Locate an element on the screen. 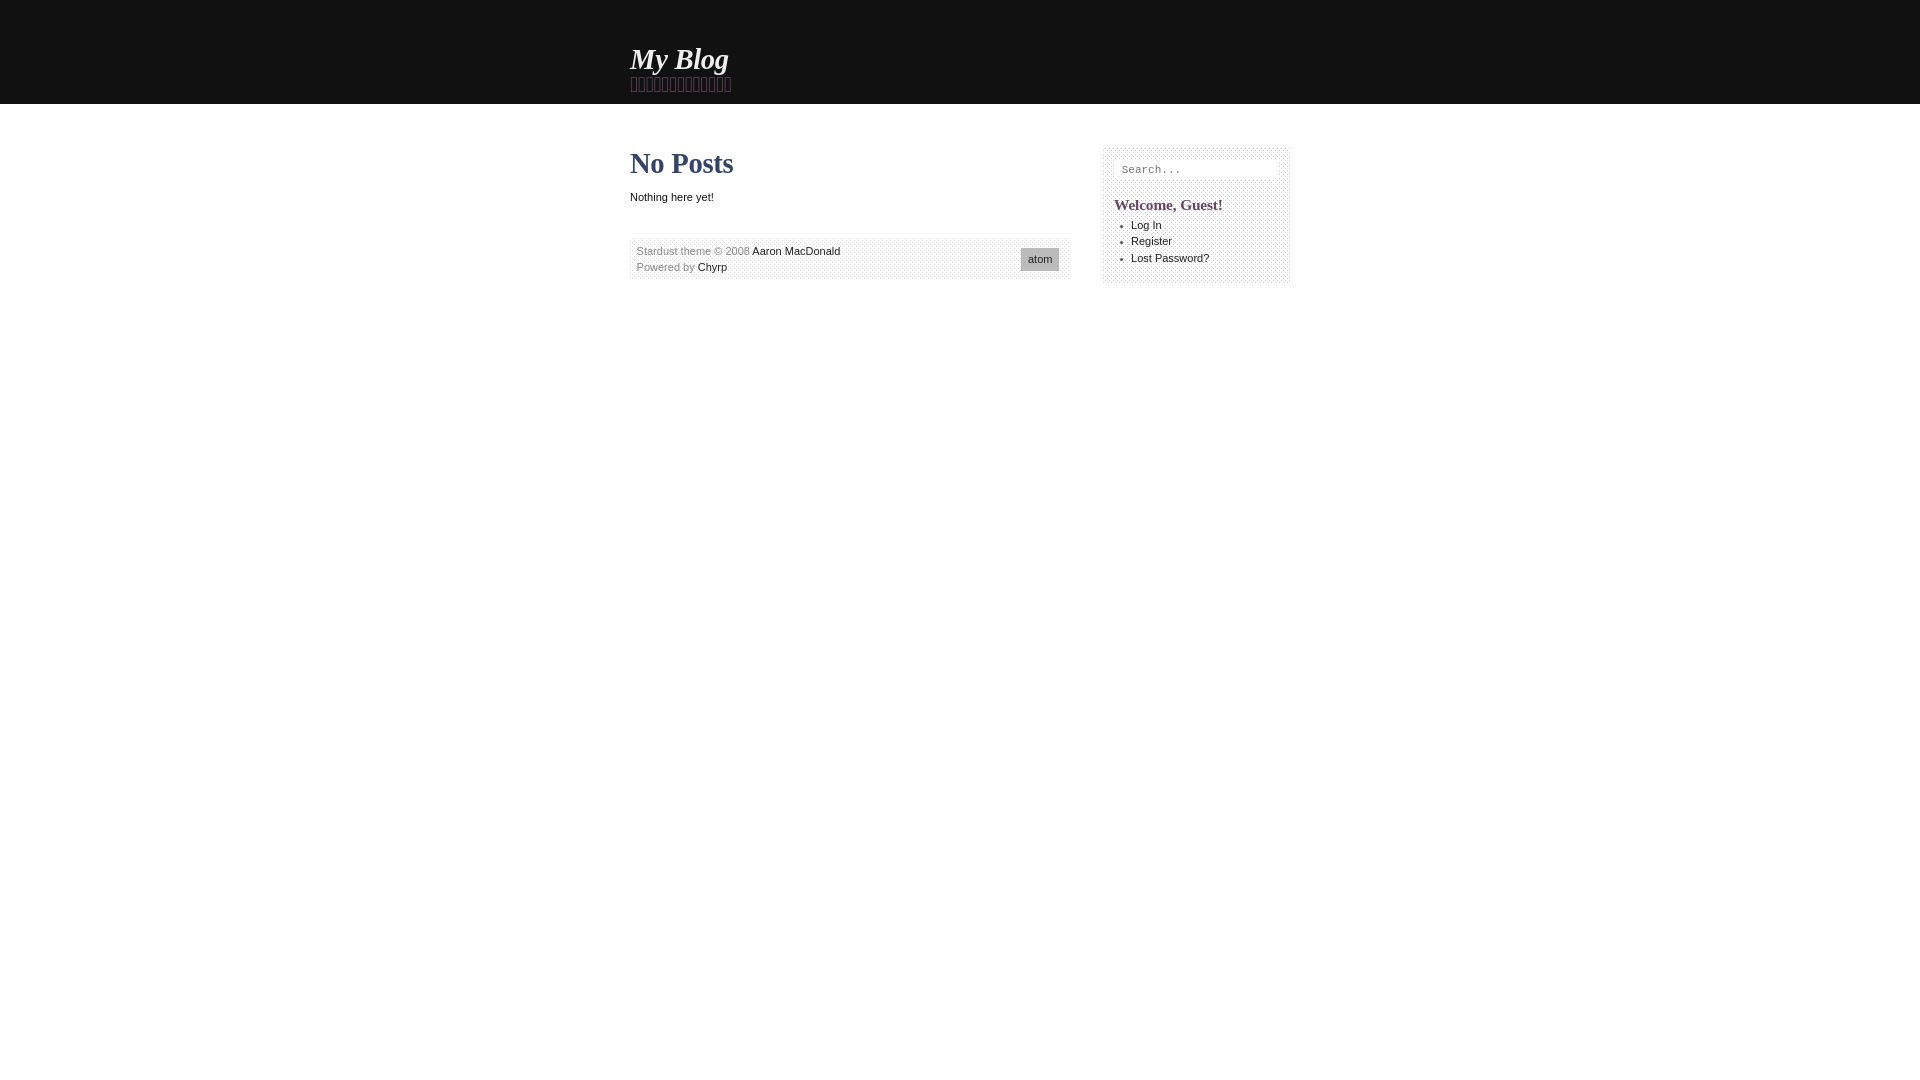  'My Blog' is located at coordinates (679, 58).